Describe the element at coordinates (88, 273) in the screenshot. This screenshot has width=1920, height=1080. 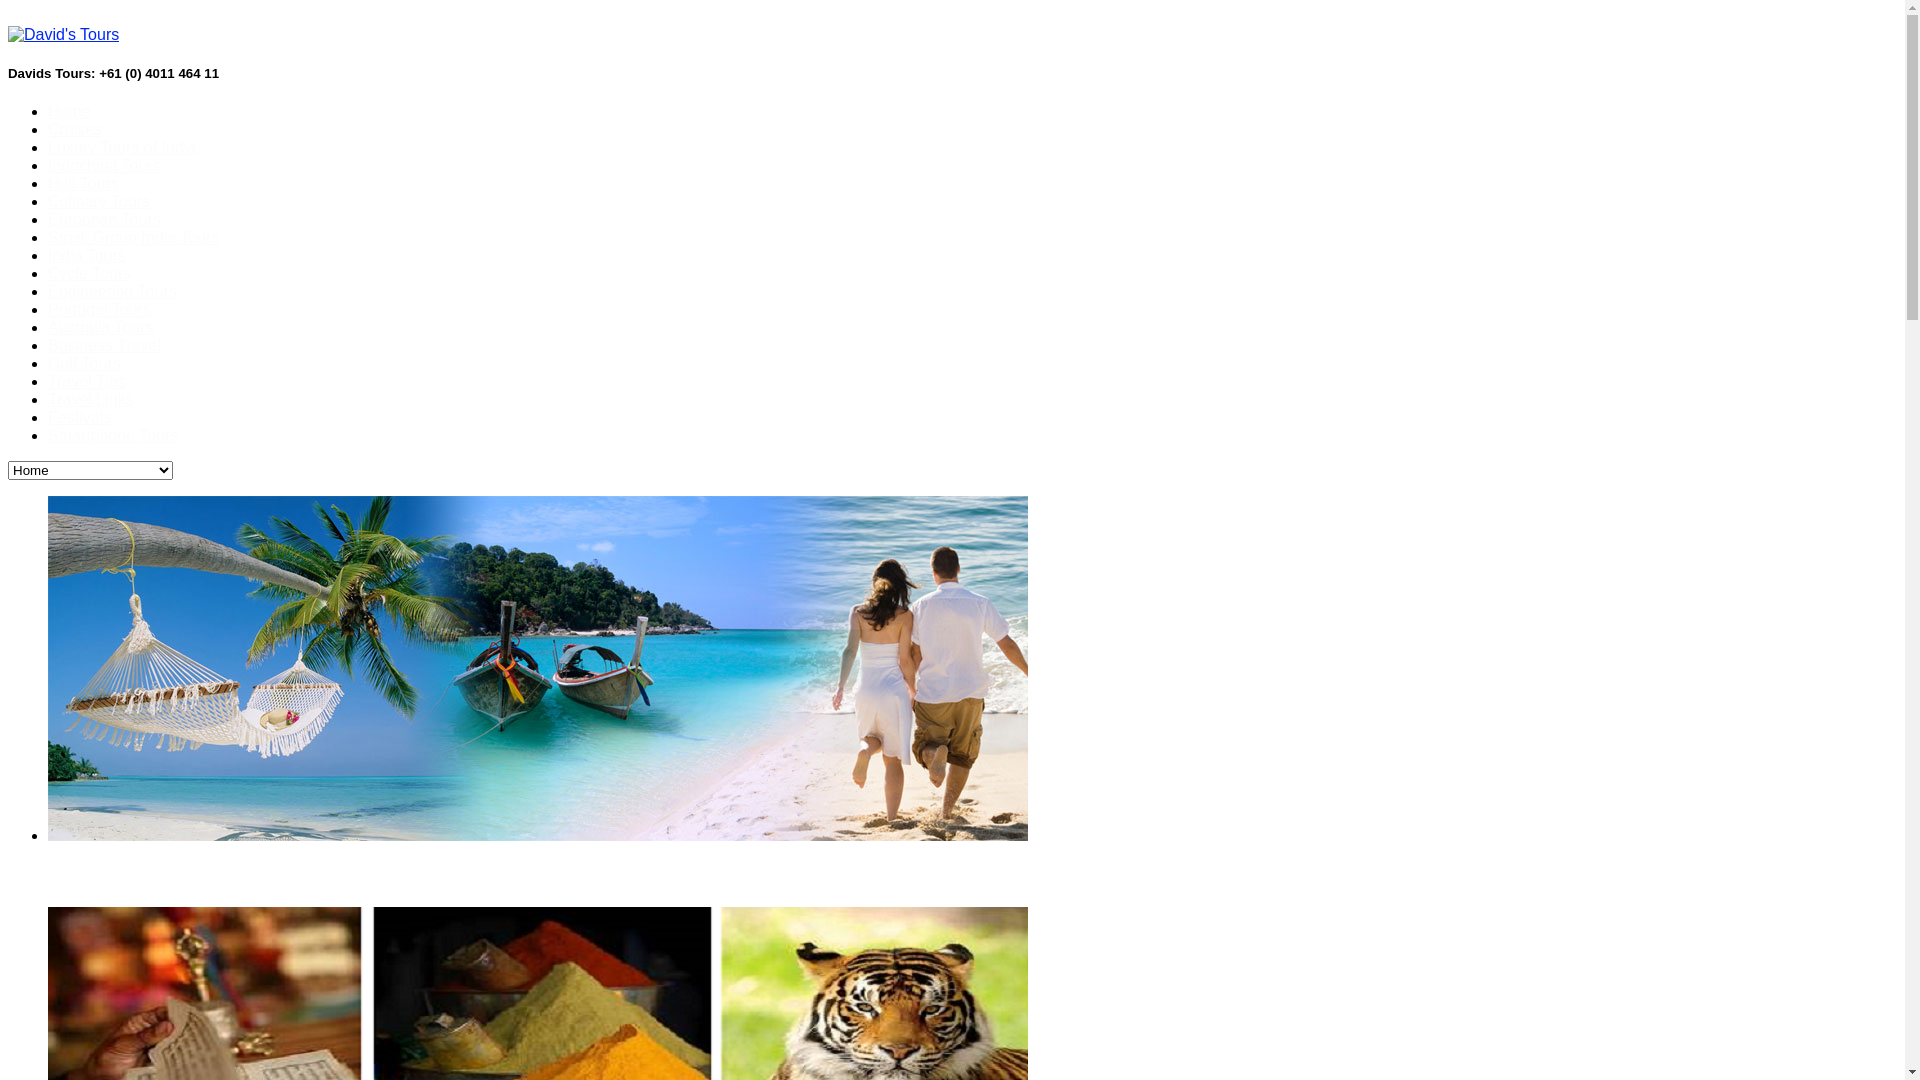
I see `'Cycle Tours'` at that location.